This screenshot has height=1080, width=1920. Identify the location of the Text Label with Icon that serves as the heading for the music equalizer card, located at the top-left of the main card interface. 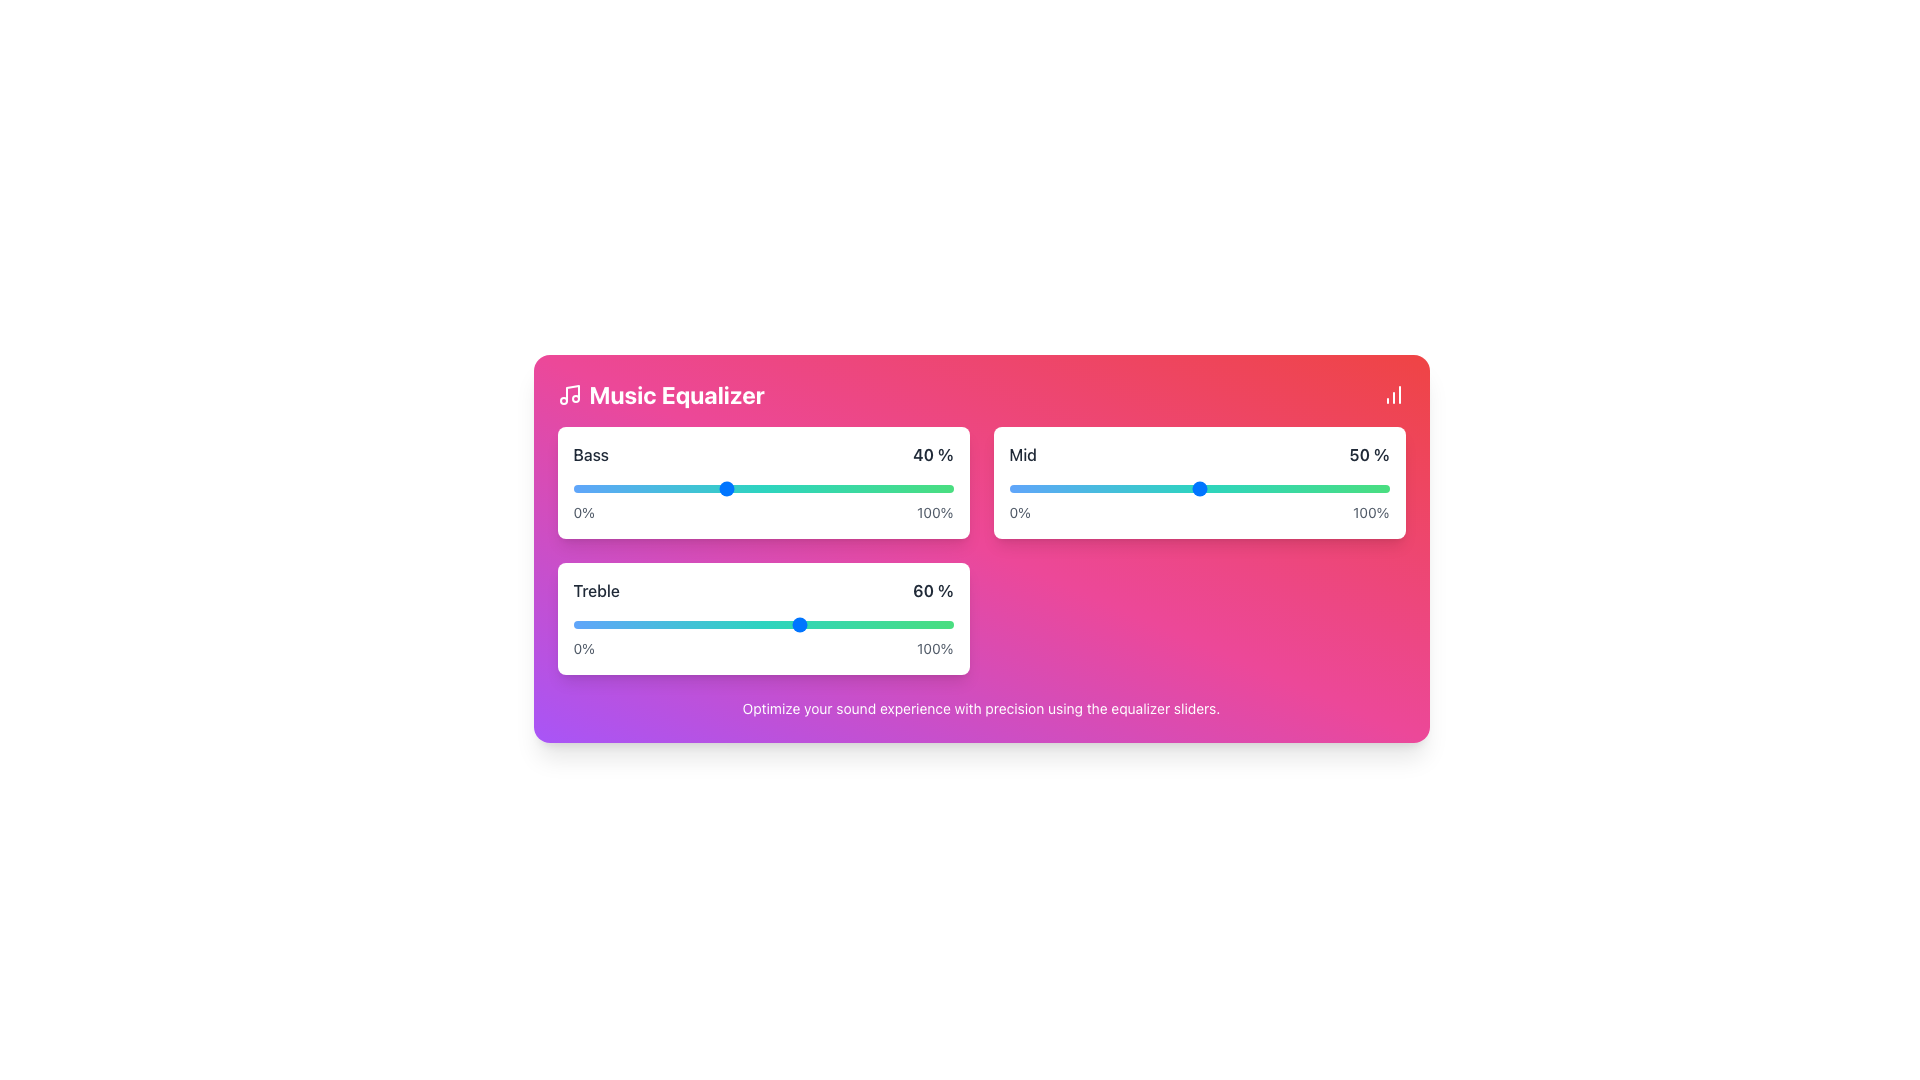
(661, 394).